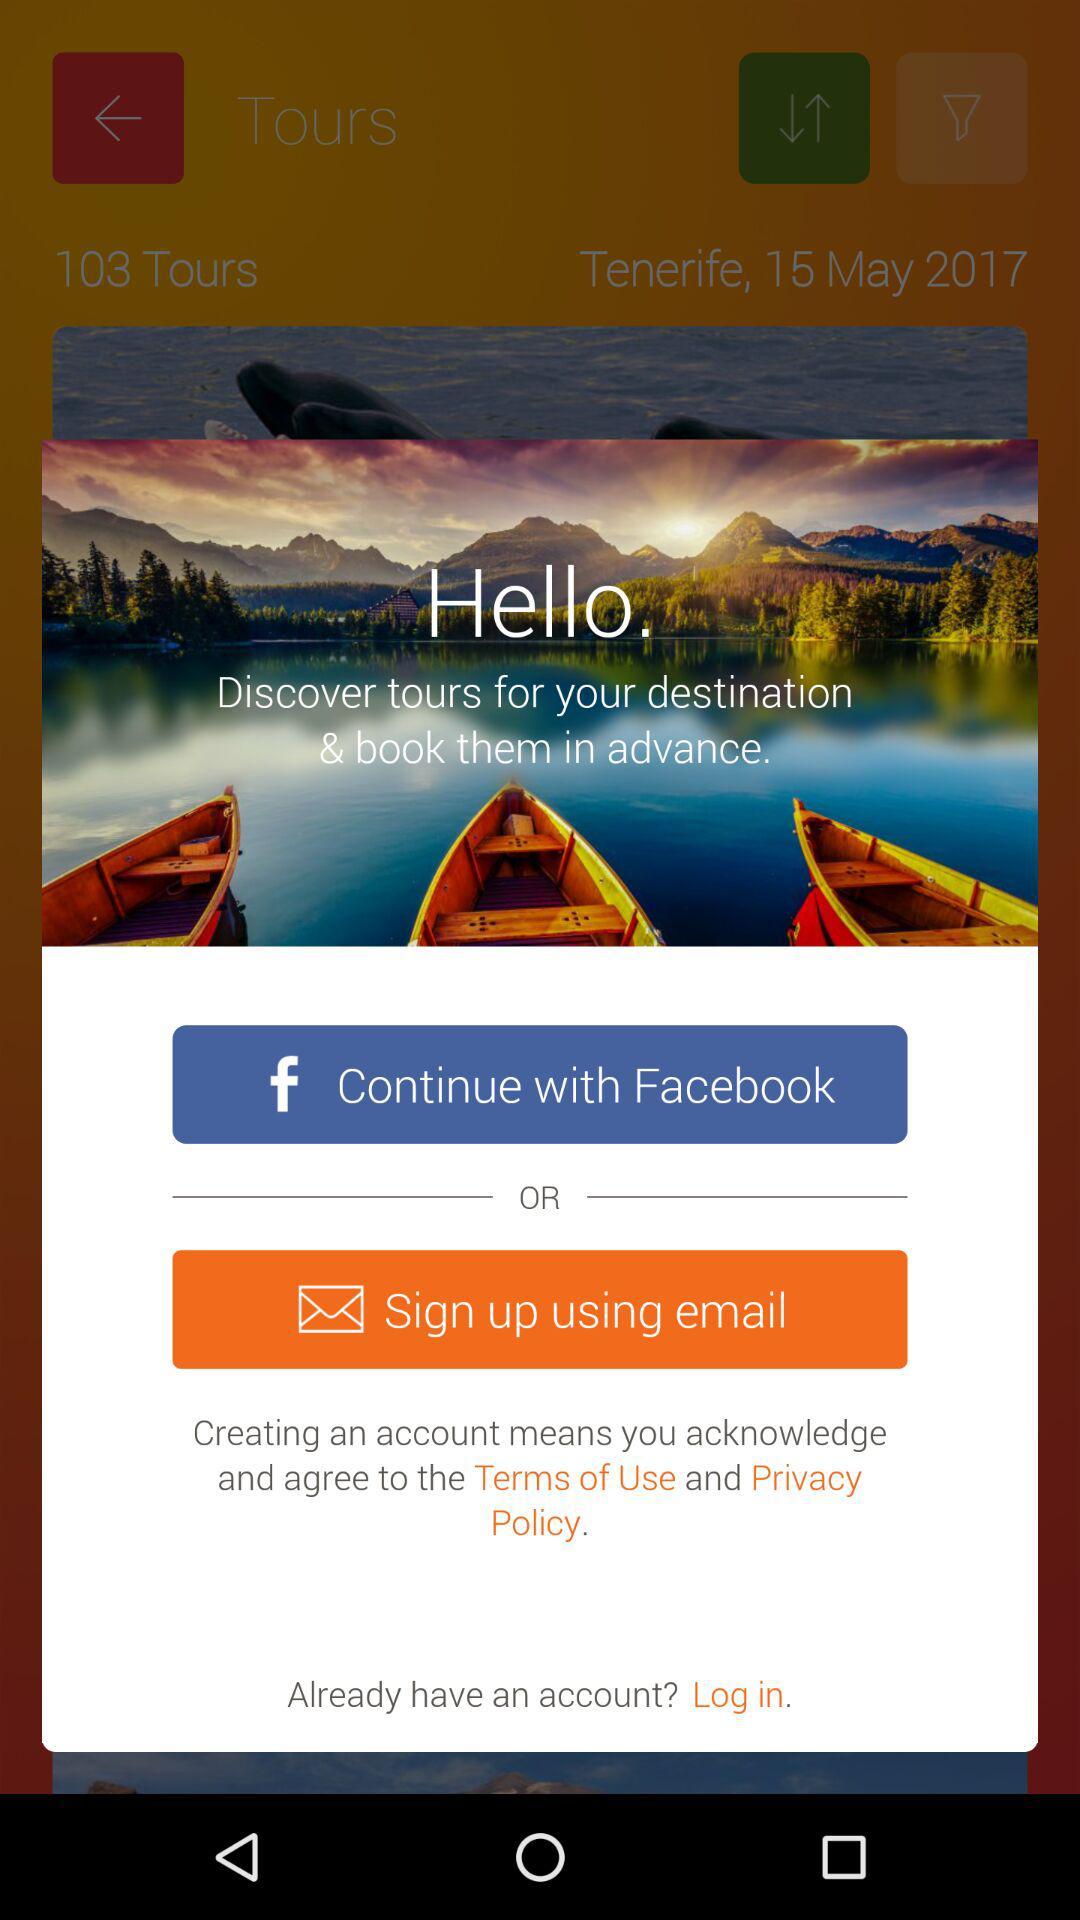 The image size is (1080, 1920). What do you see at coordinates (738, 1692) in the screenshot?
I see `the log in` at bounding box center [738, 1692].